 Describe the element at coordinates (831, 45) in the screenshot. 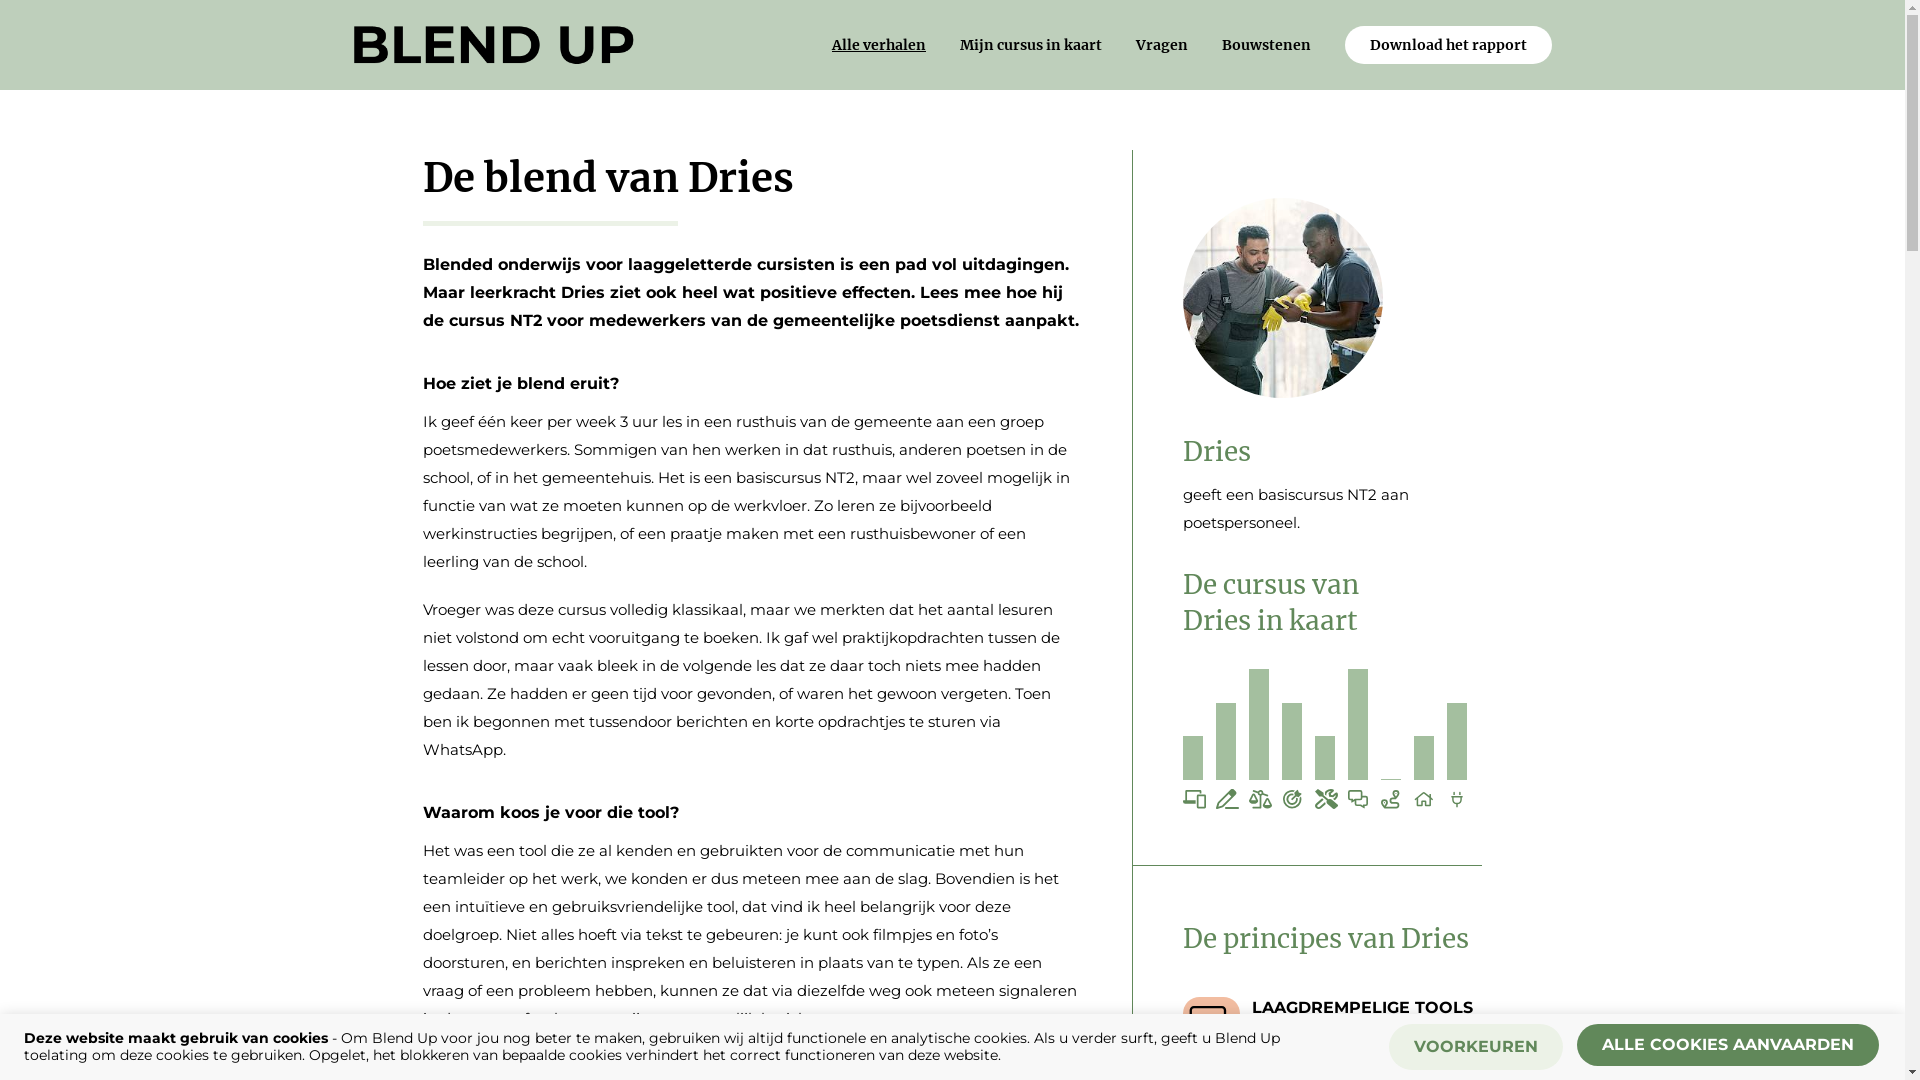

I see `'Alle verhalen'` at that location.